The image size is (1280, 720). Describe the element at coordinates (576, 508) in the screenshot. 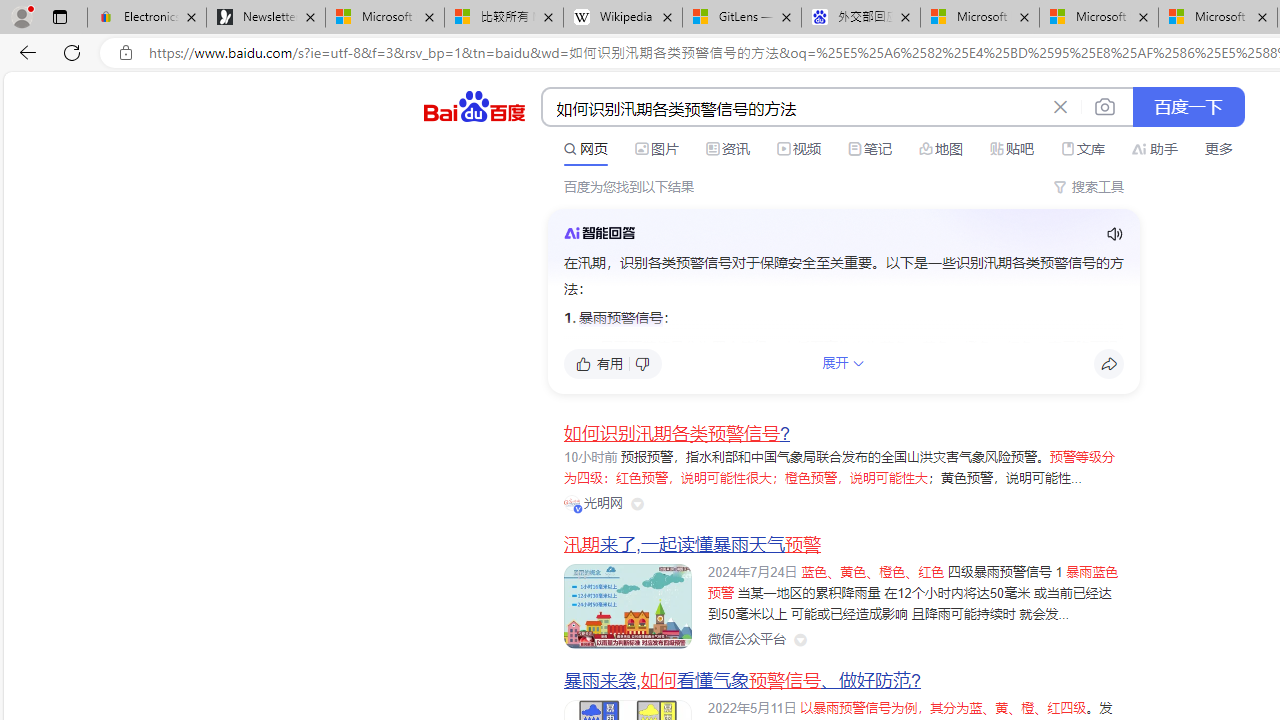

I see `'Class: vip-icon_kNmNt'` at that location.